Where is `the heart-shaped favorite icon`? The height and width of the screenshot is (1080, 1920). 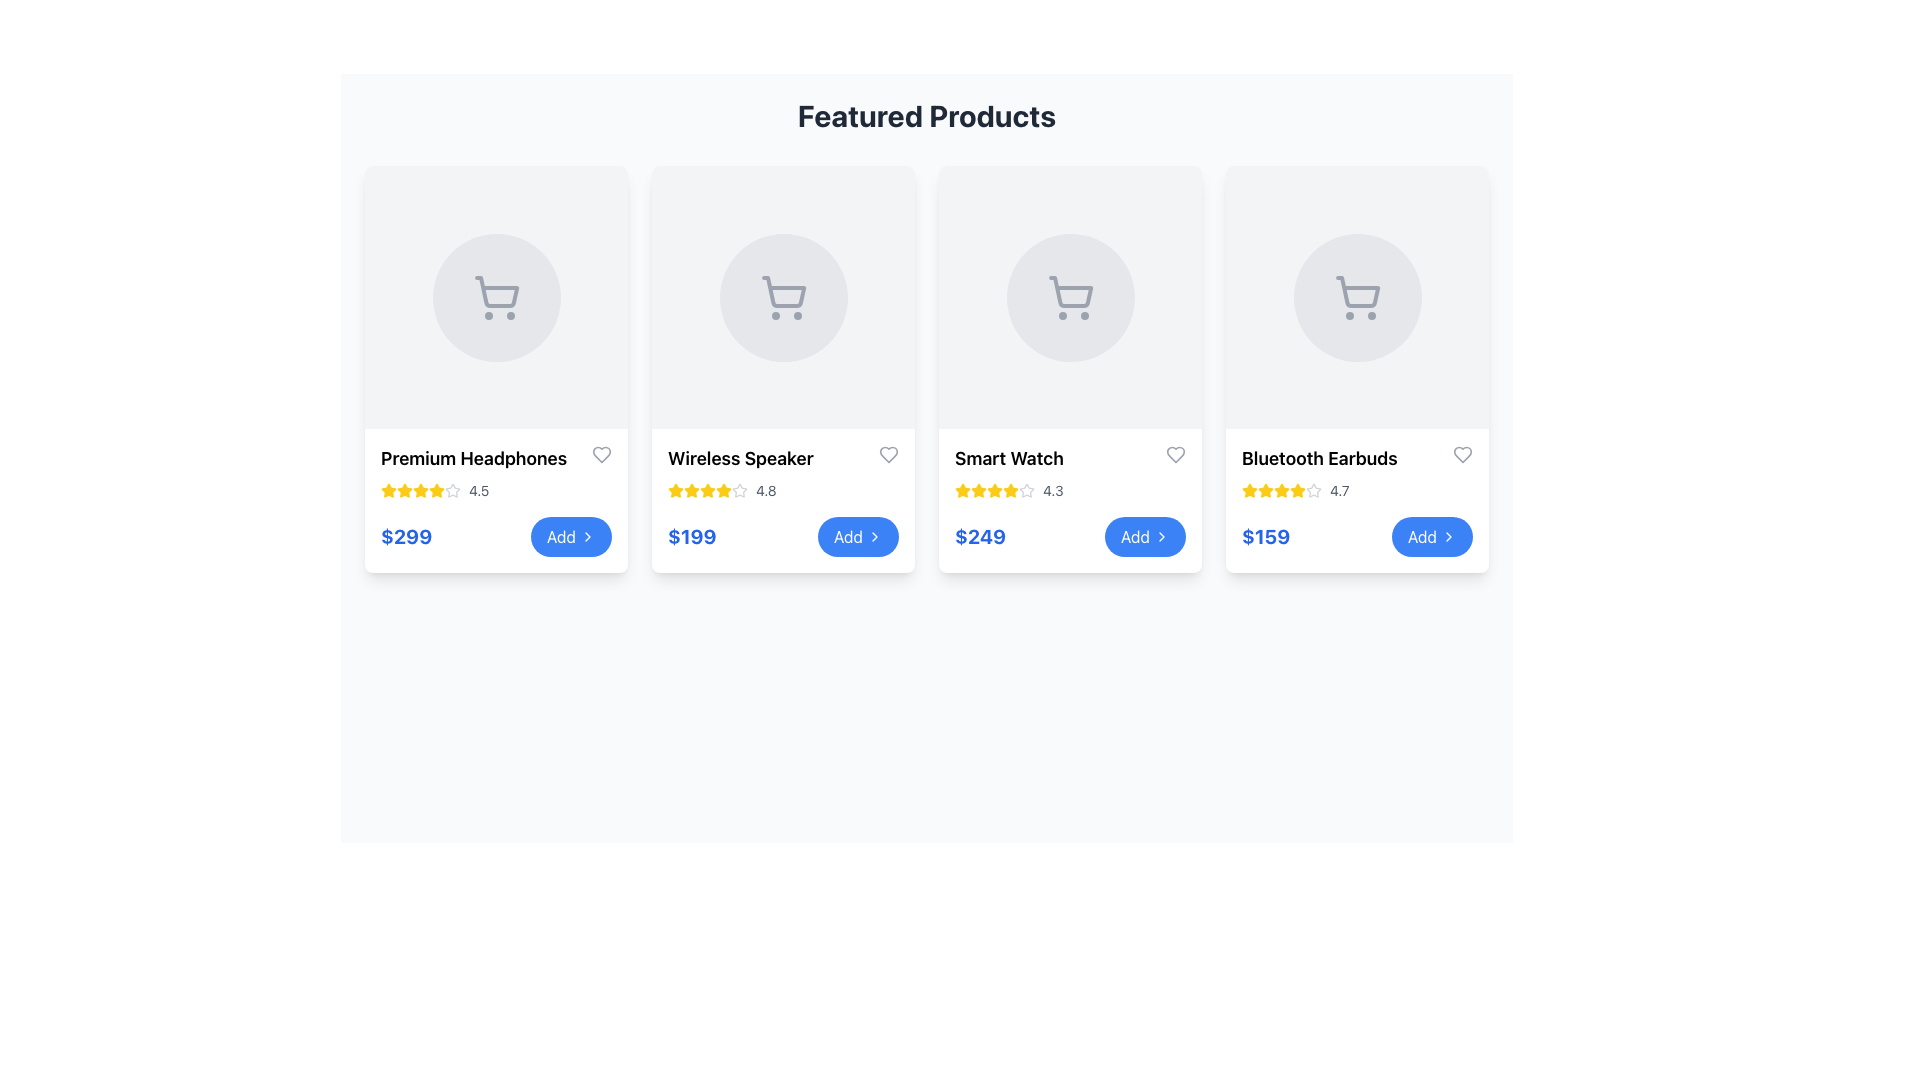 the heart-shaped favorite icon is located at coordinates (1463, 455).